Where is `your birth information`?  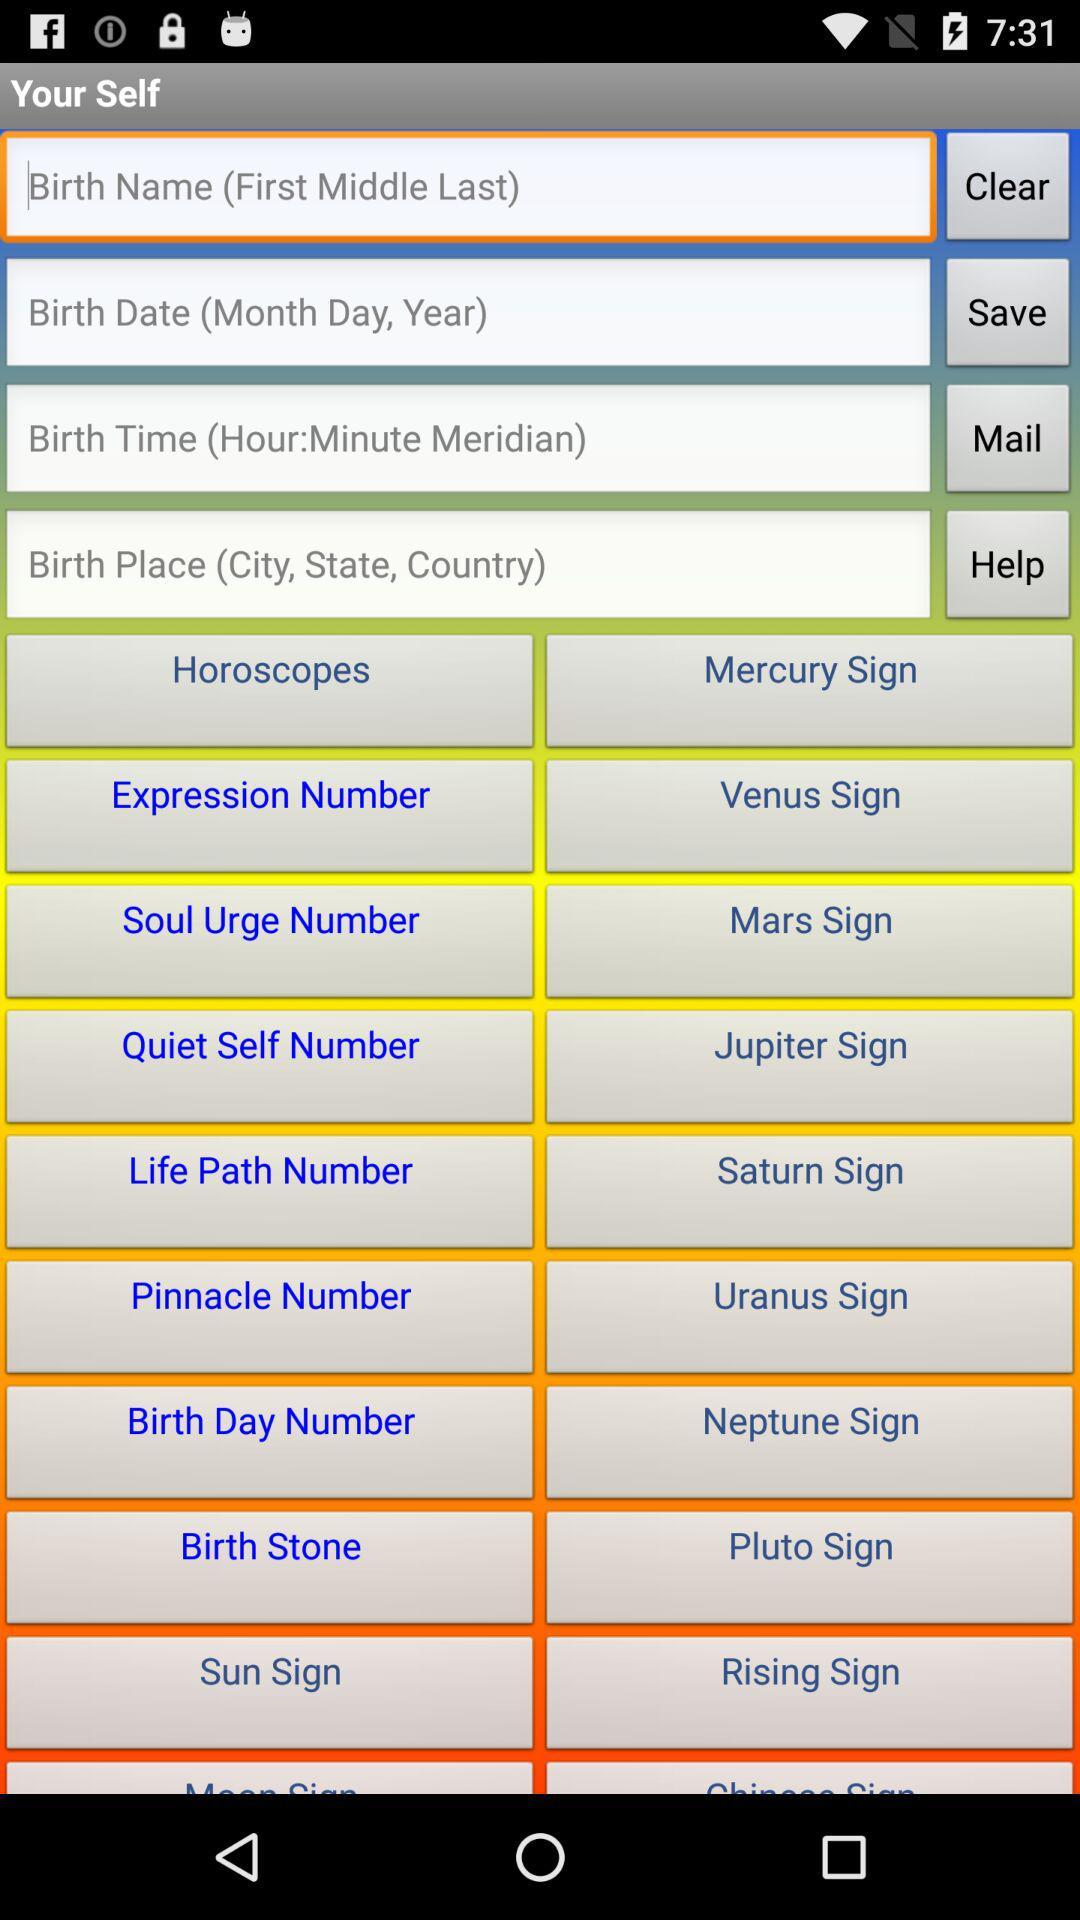
your birth information is located at coordinates (468, 316).